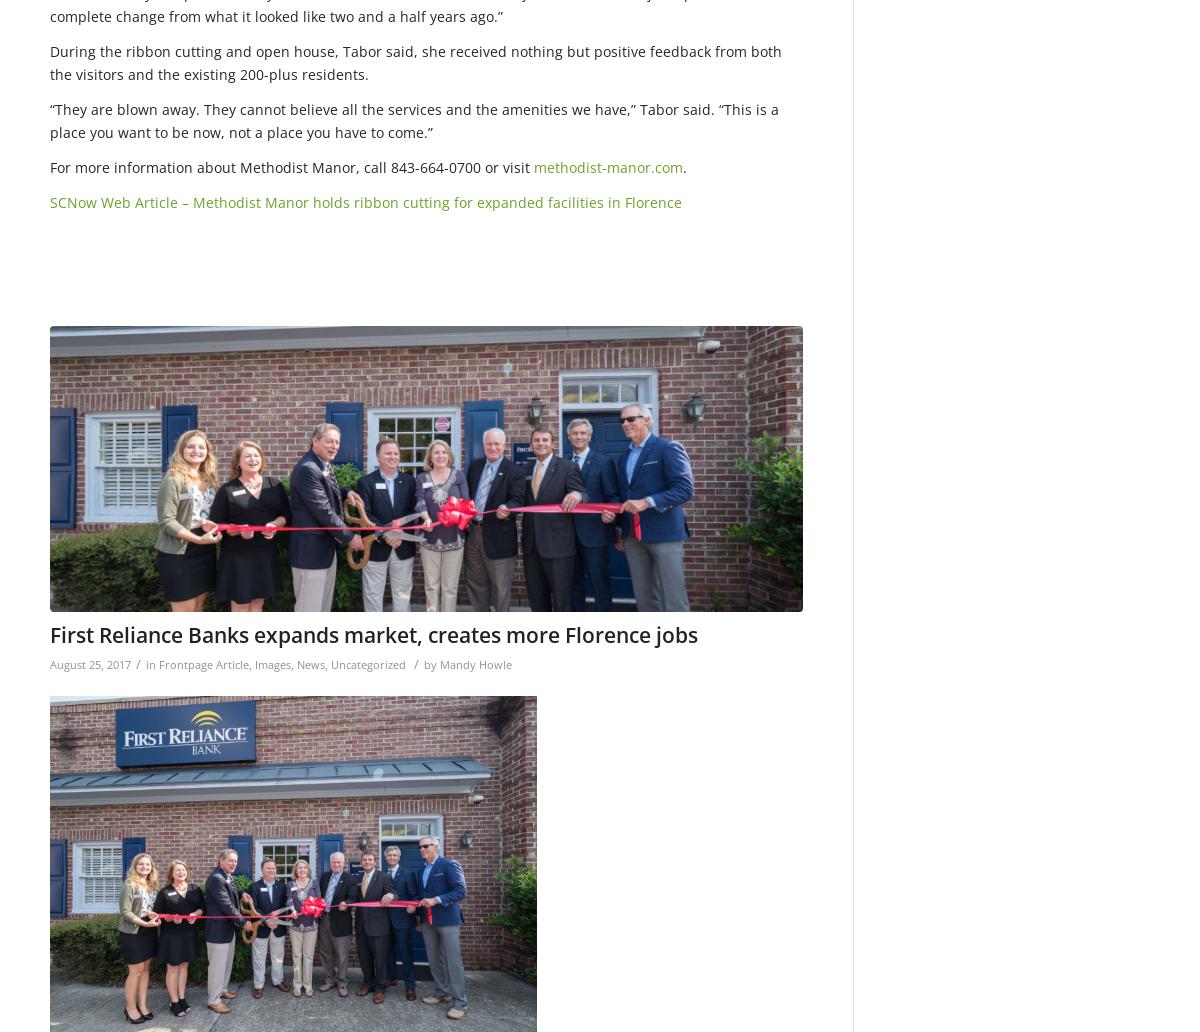  What do you see at coordinates (272, 662) in the screenshot?
I see `'Images'` at bounding box center [272, 662].